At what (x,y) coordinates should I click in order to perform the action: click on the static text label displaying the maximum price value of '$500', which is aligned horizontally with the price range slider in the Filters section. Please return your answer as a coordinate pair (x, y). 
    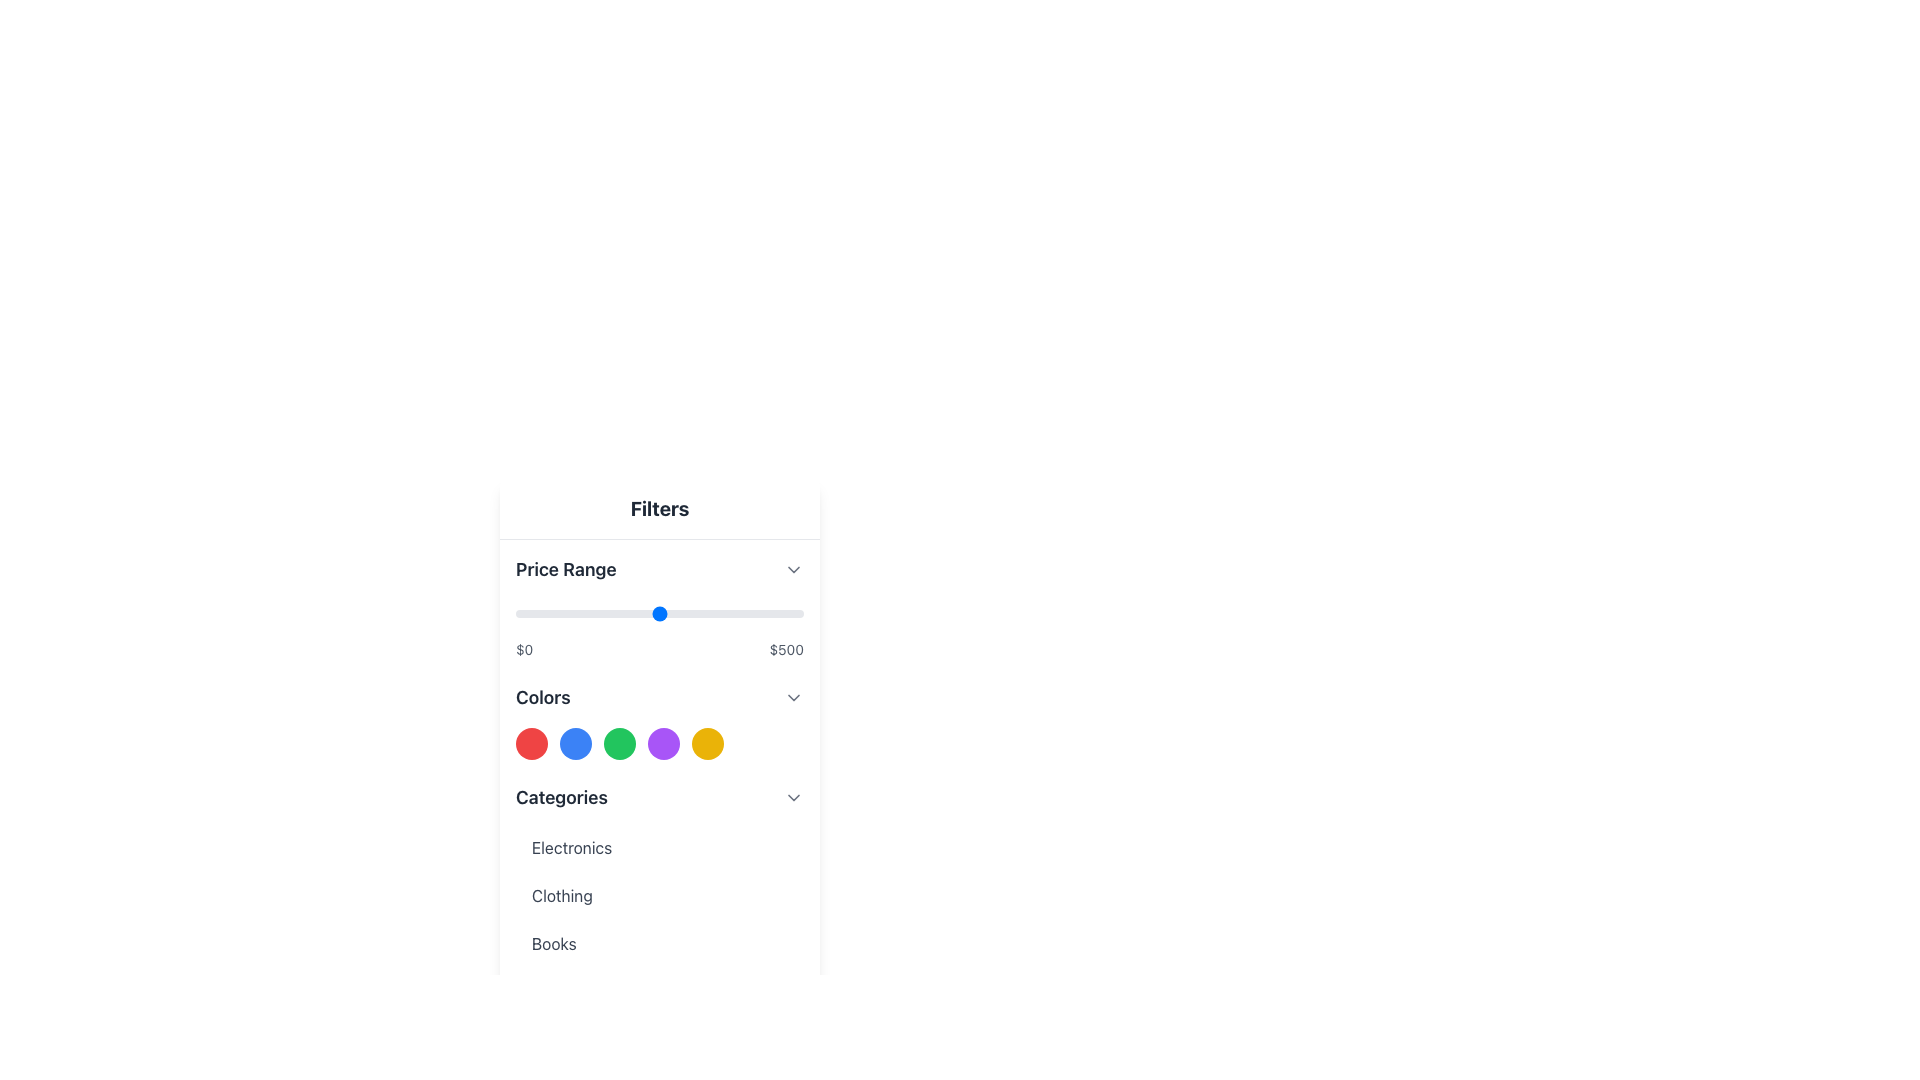
    Looking at the image, I should click on (785, 650).